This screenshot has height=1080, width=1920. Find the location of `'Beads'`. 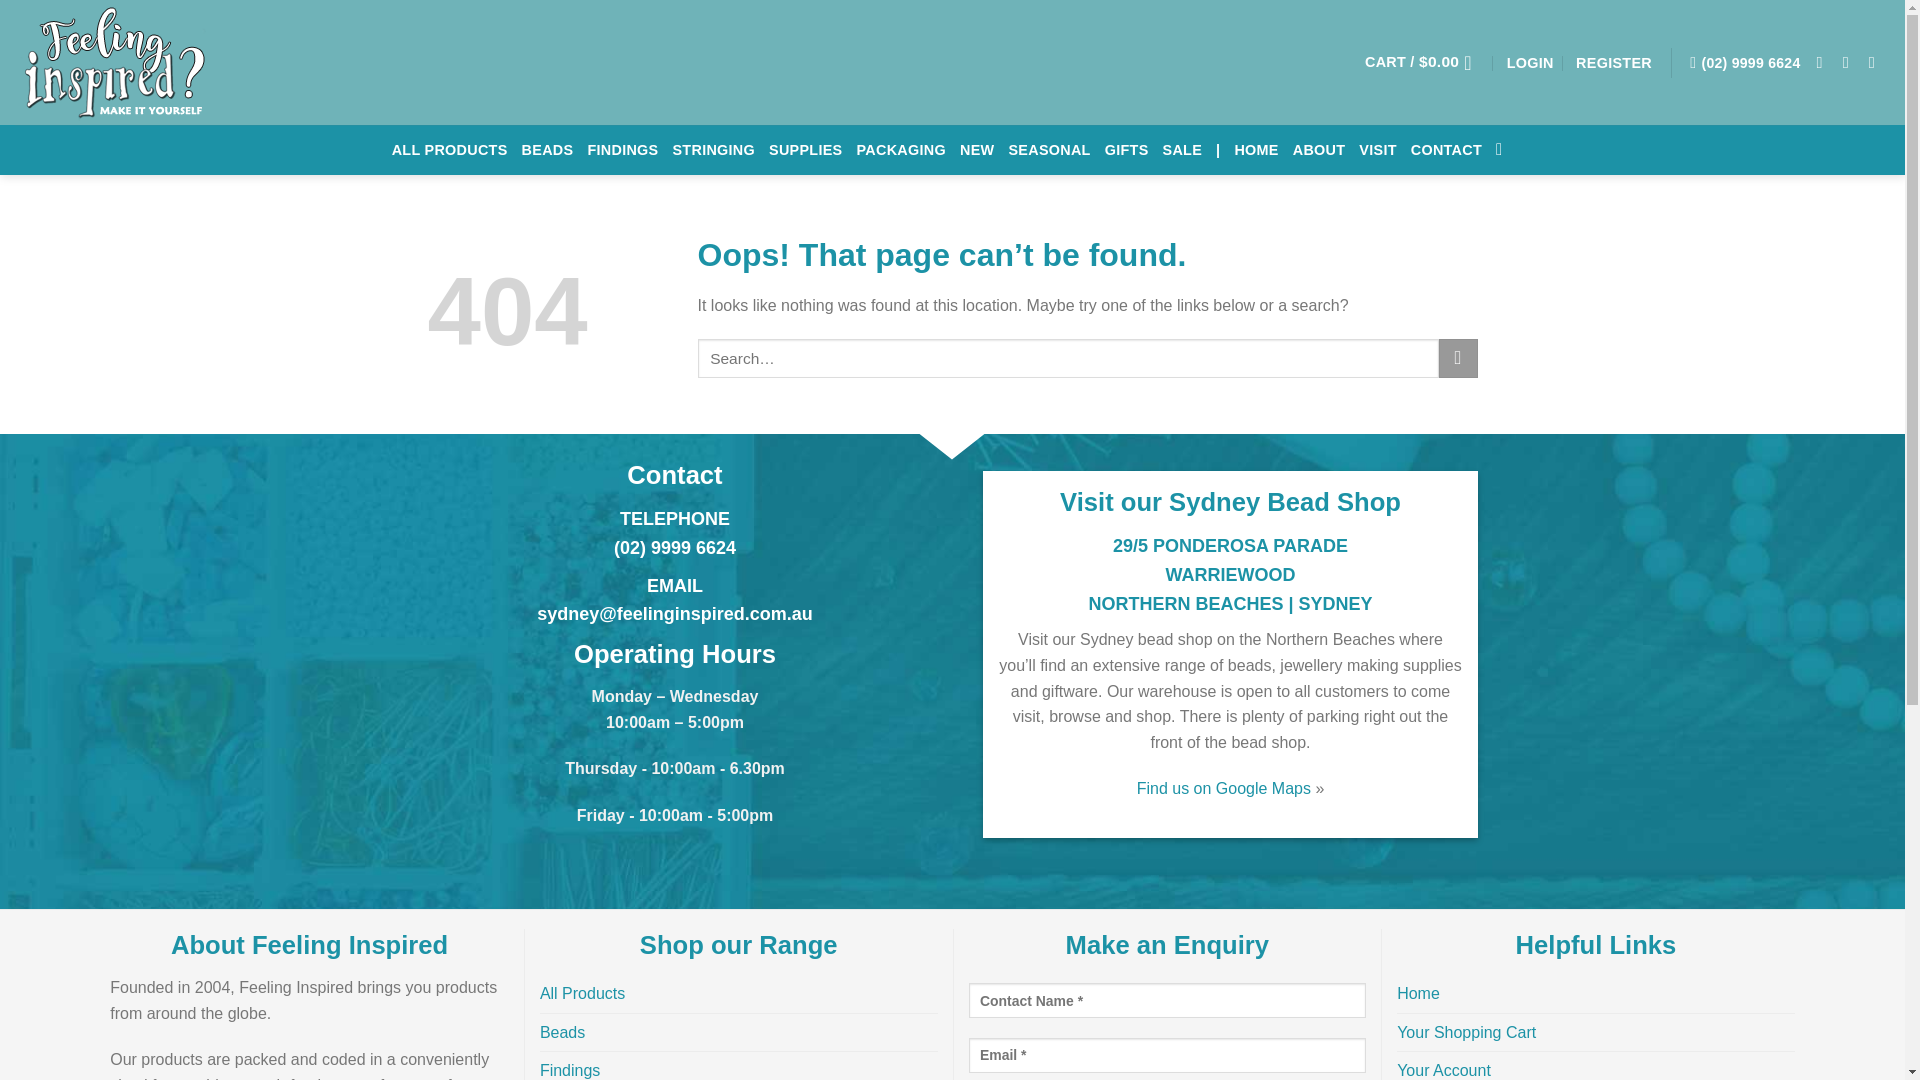

'Beads' is located at coordinates (561, 1033).